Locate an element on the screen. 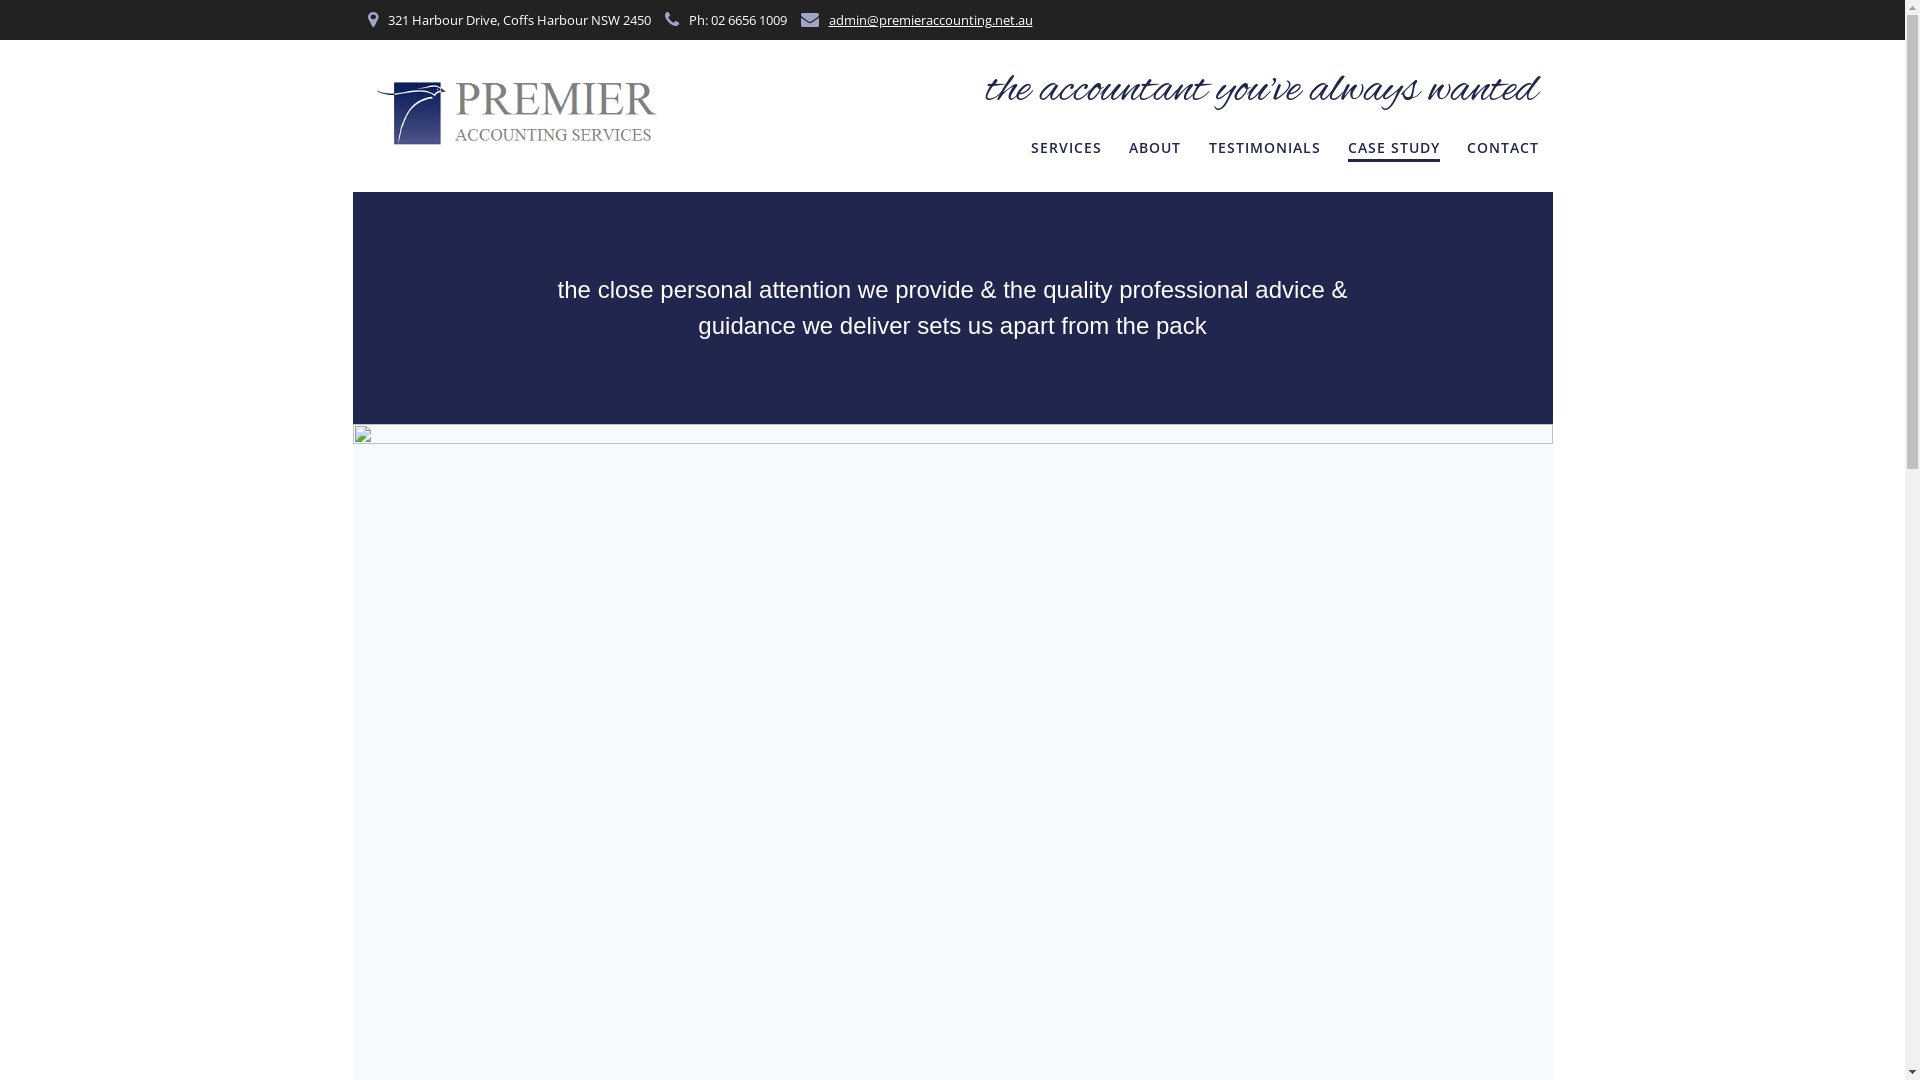  'admin@premieraccounting.net.au' is located at coordinates (929, 19).